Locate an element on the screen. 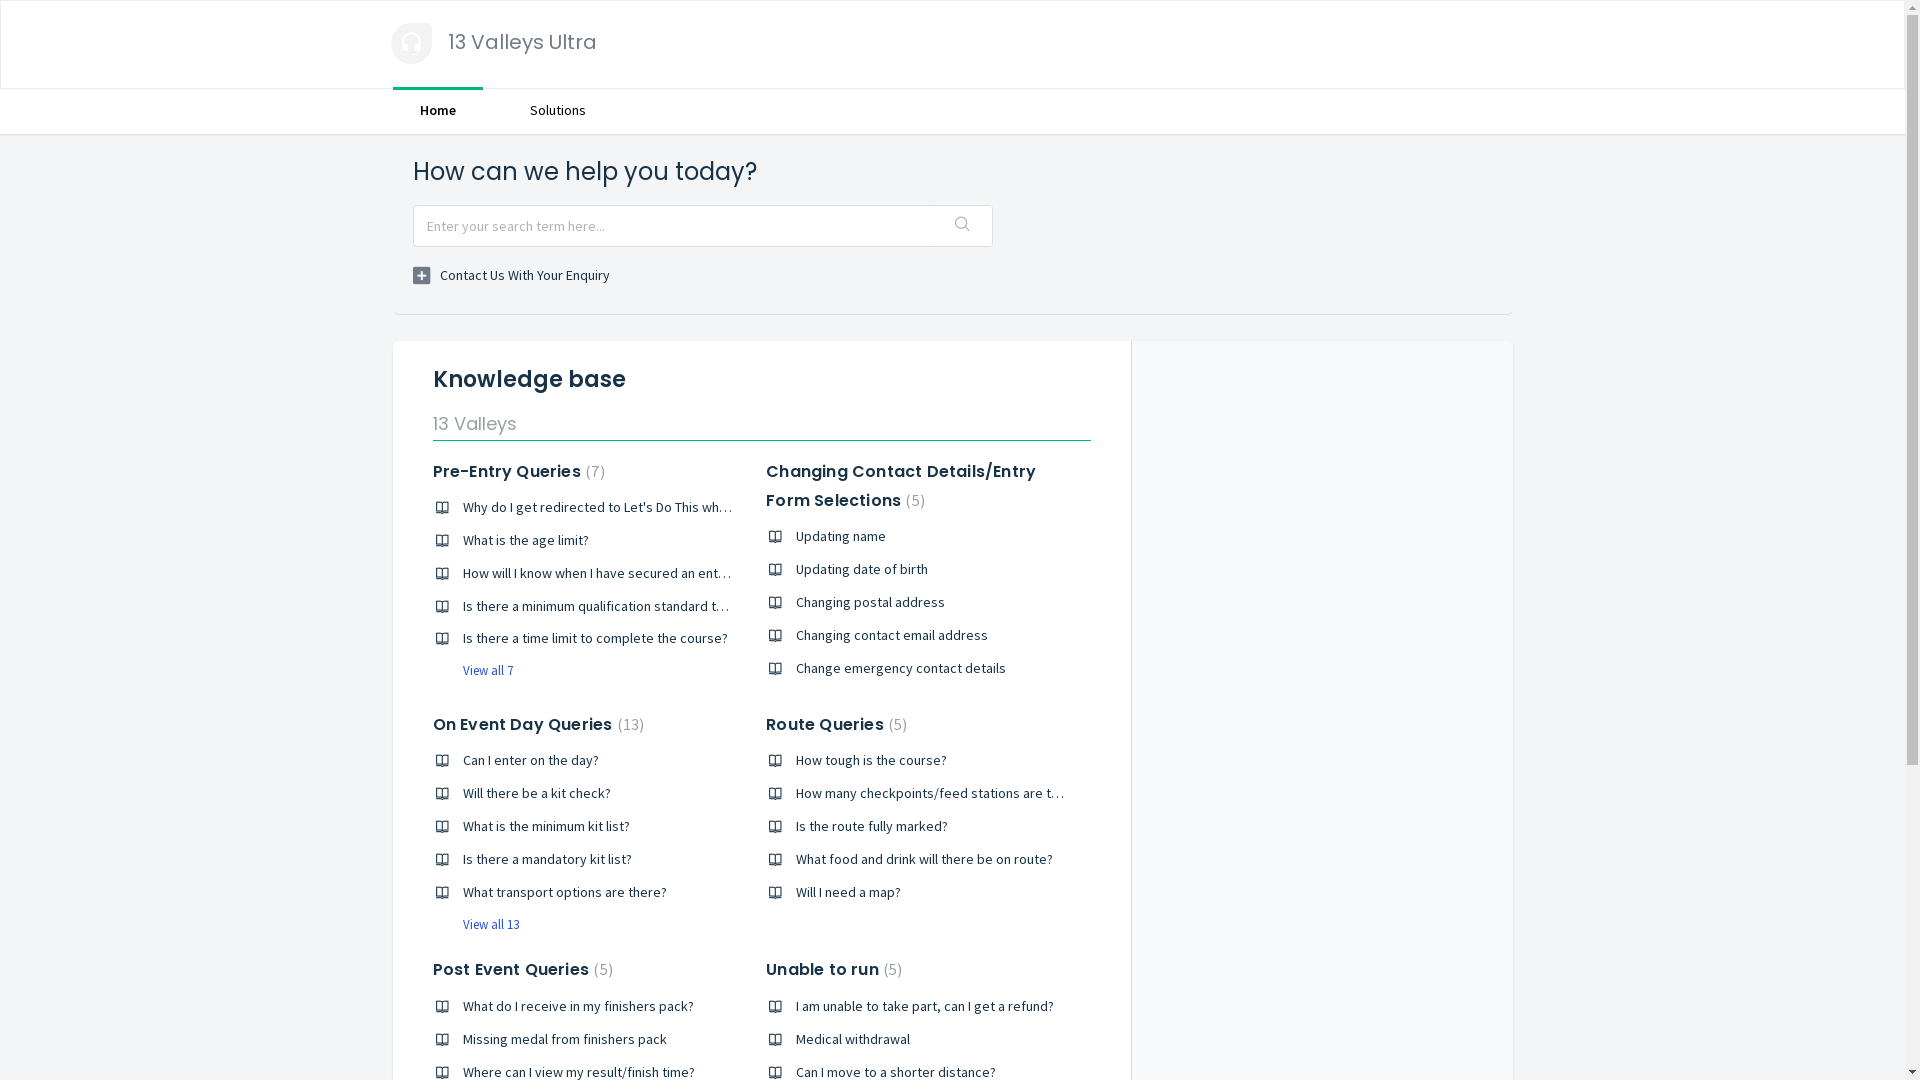  'Home' is located at coordinates (435, 110).